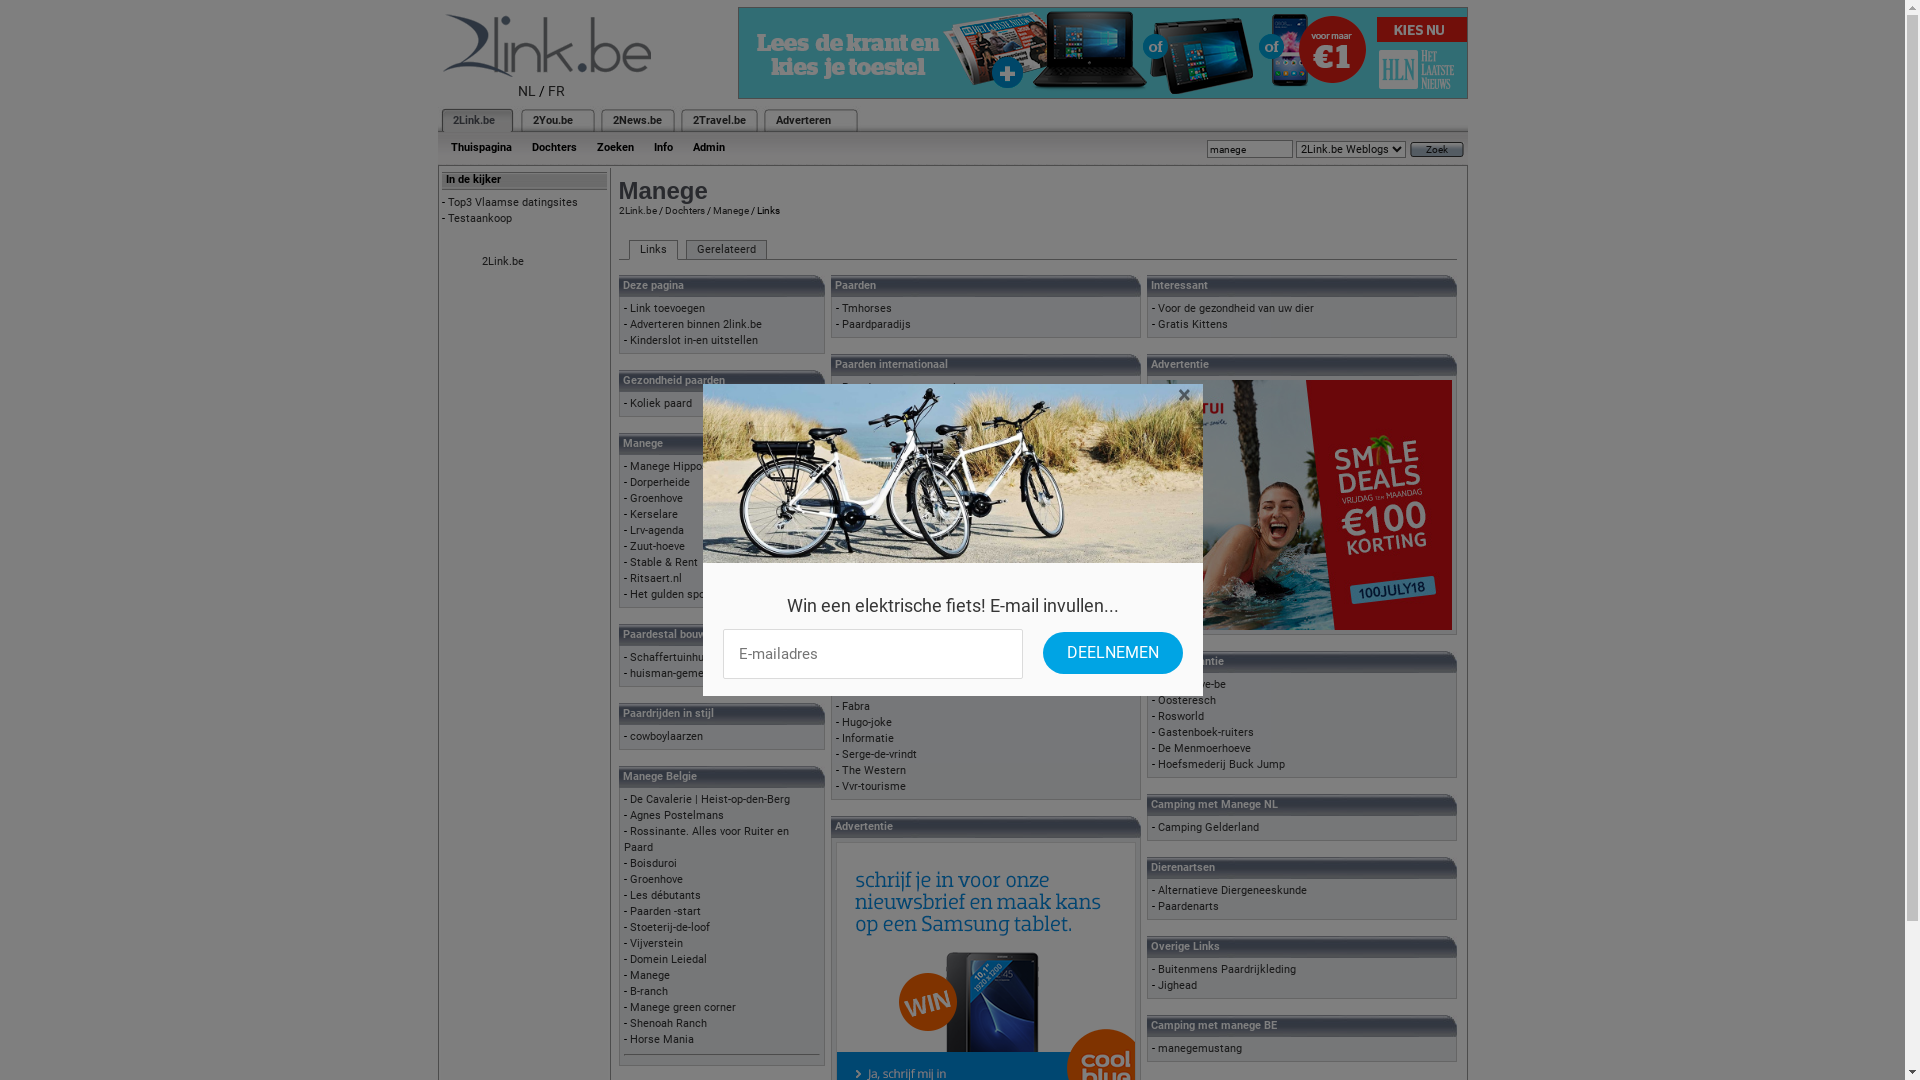 The width and height of the screenshot is (1920, 1080). Describe the element at coordinates (635, 120) in the screenshot. I see `'2News.be'` at that location.